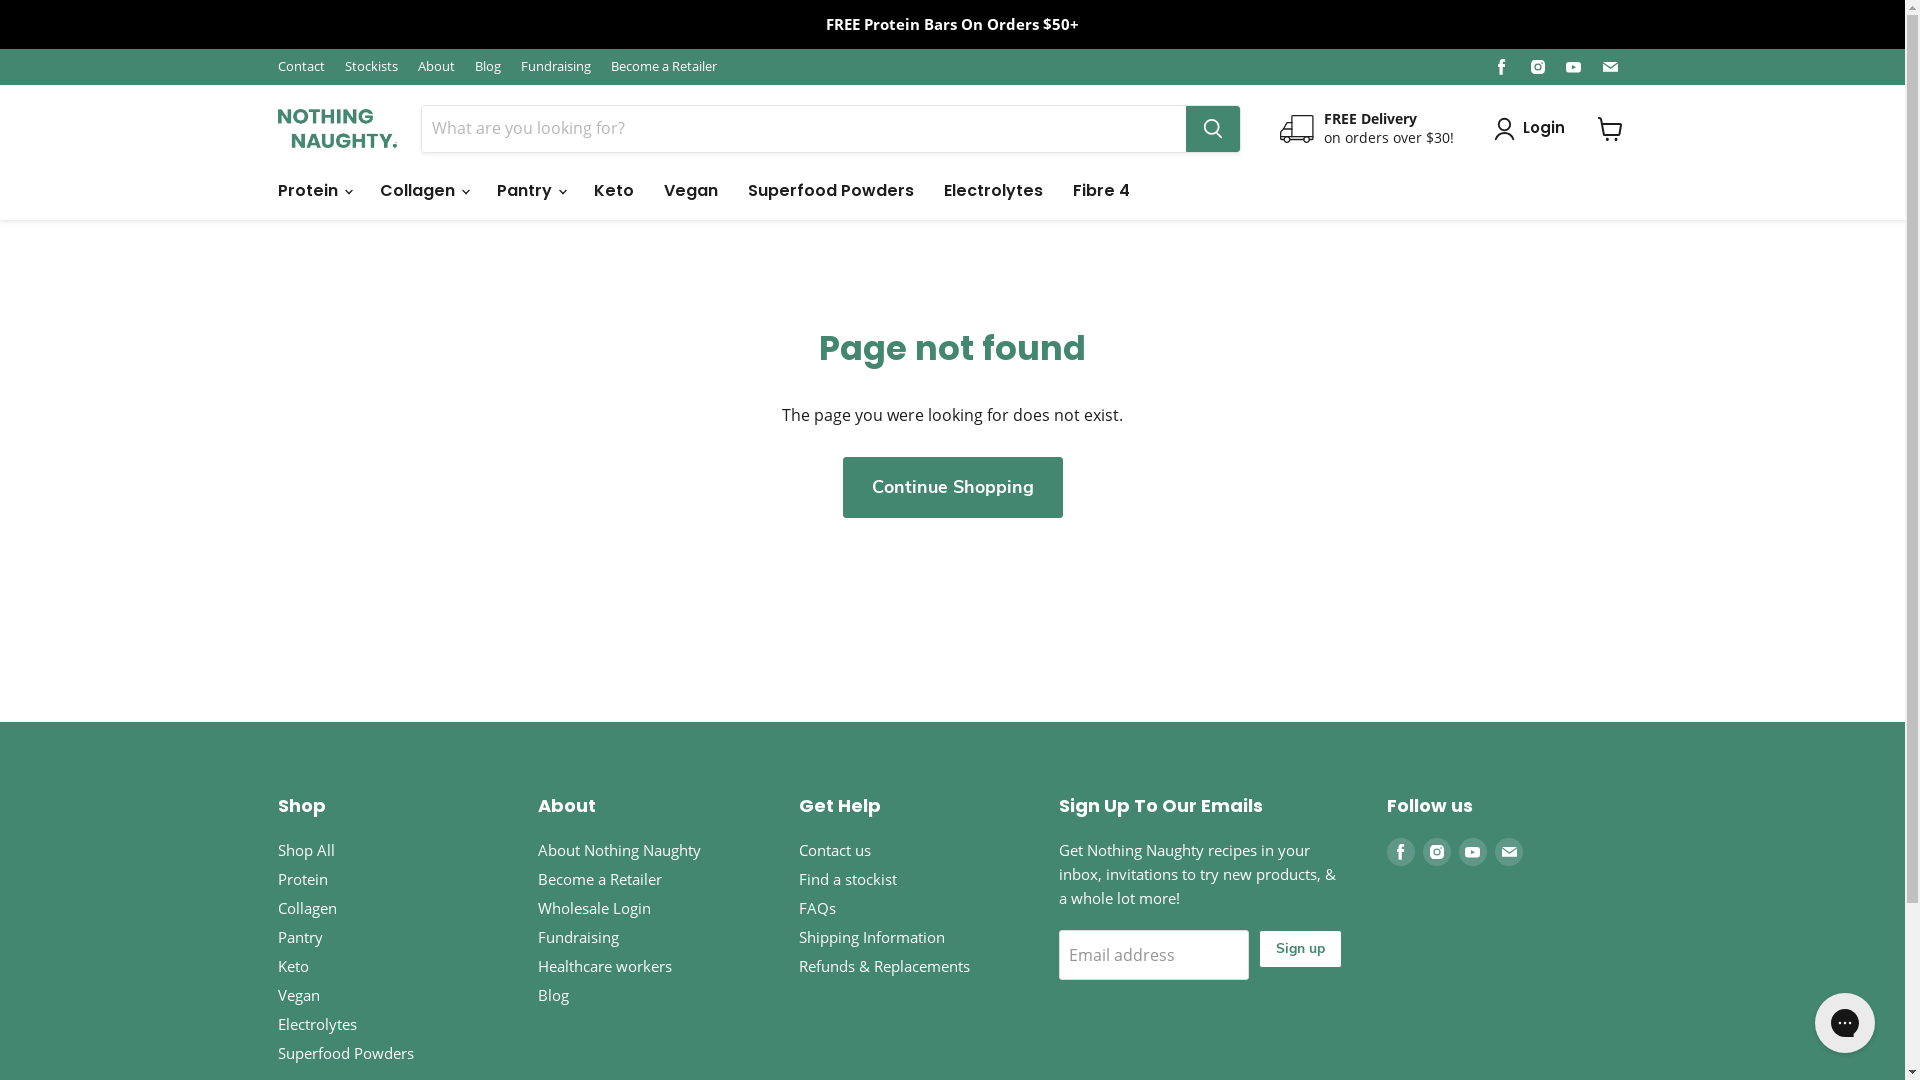 The image size is (1920, 1080). Describe the element at coordinates (277, 65) in the screenshot. I see `'Contact'` at that location.